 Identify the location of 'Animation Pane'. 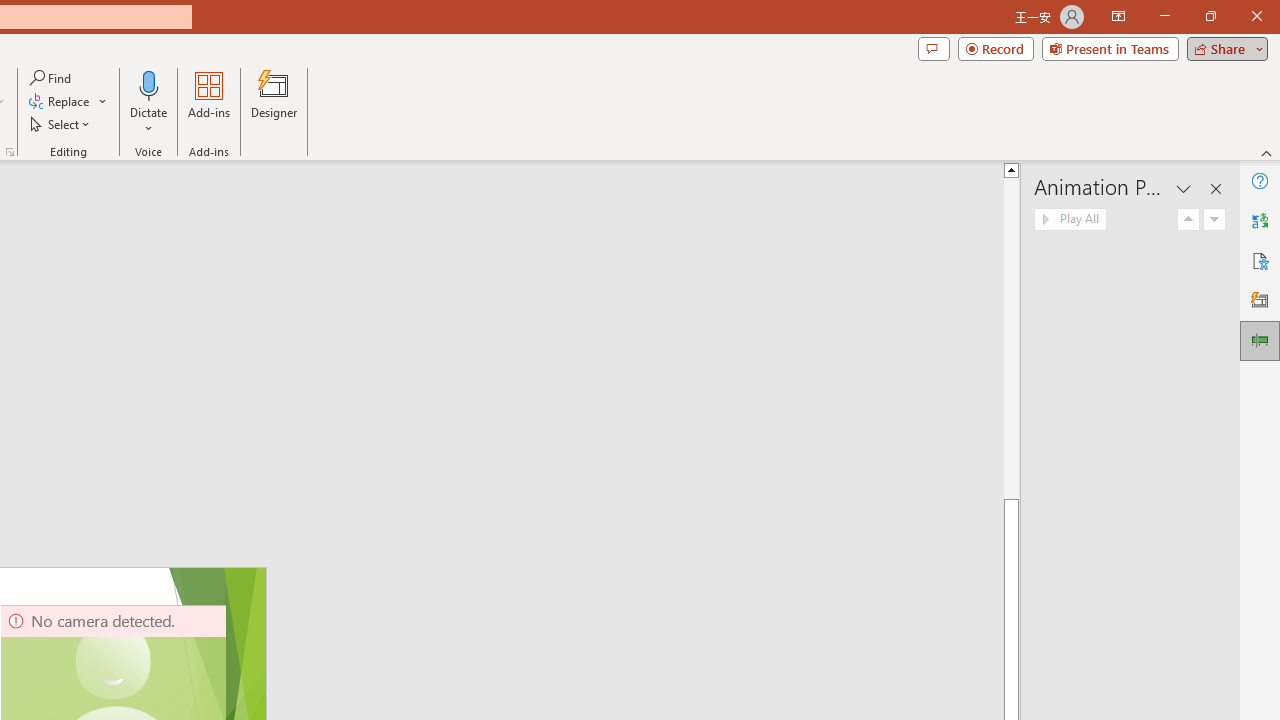
(1259, 339).